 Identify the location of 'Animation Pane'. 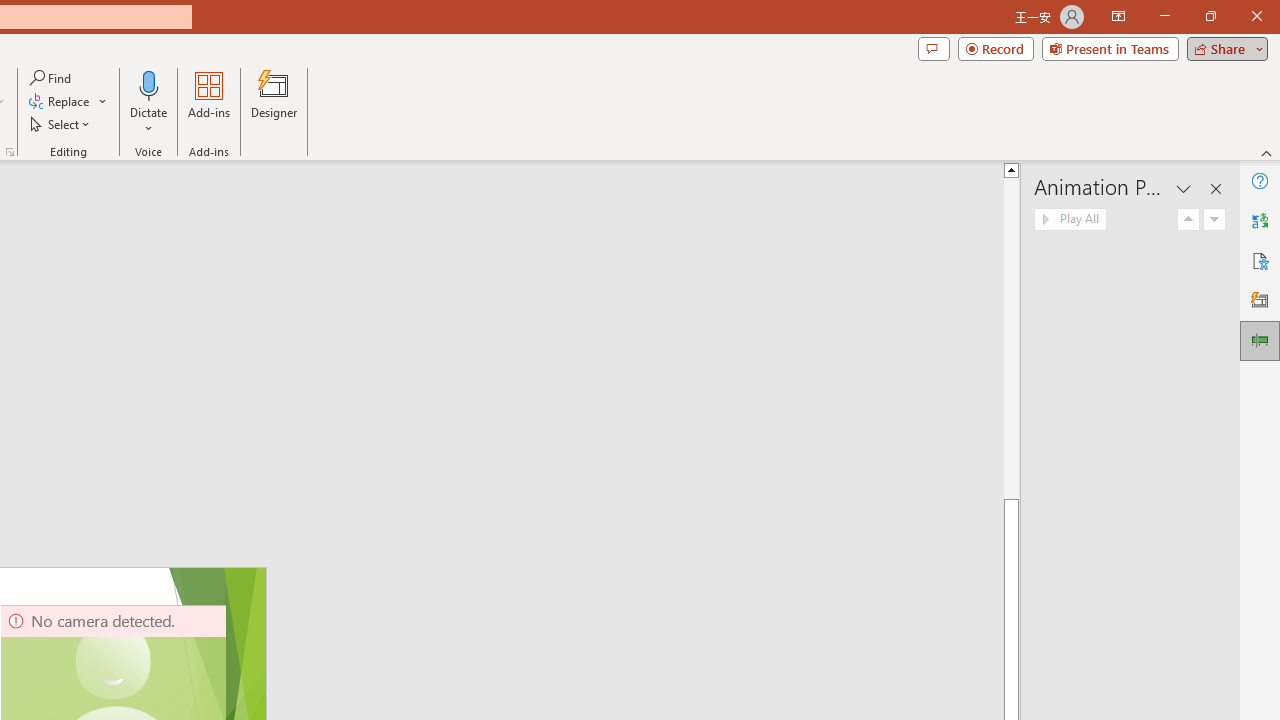
(1259, 339).